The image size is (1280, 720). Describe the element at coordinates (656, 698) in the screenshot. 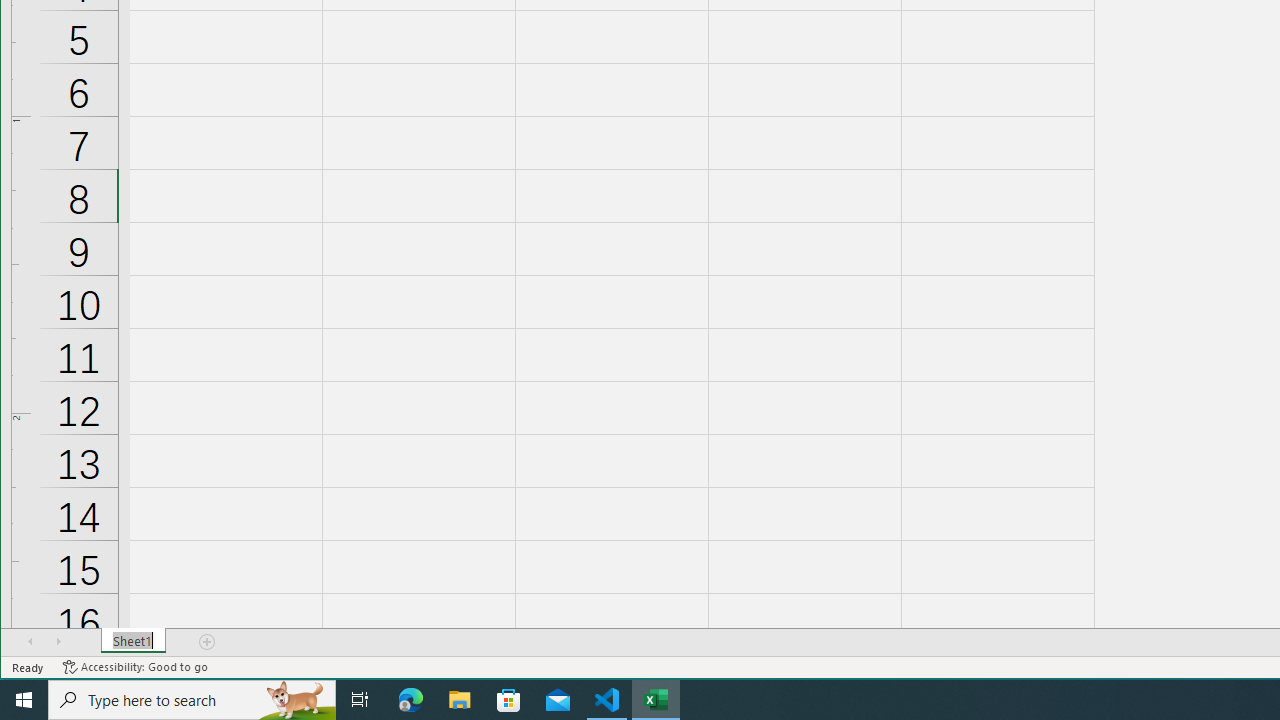

I see `'Excel - 1 running window'` at that location.